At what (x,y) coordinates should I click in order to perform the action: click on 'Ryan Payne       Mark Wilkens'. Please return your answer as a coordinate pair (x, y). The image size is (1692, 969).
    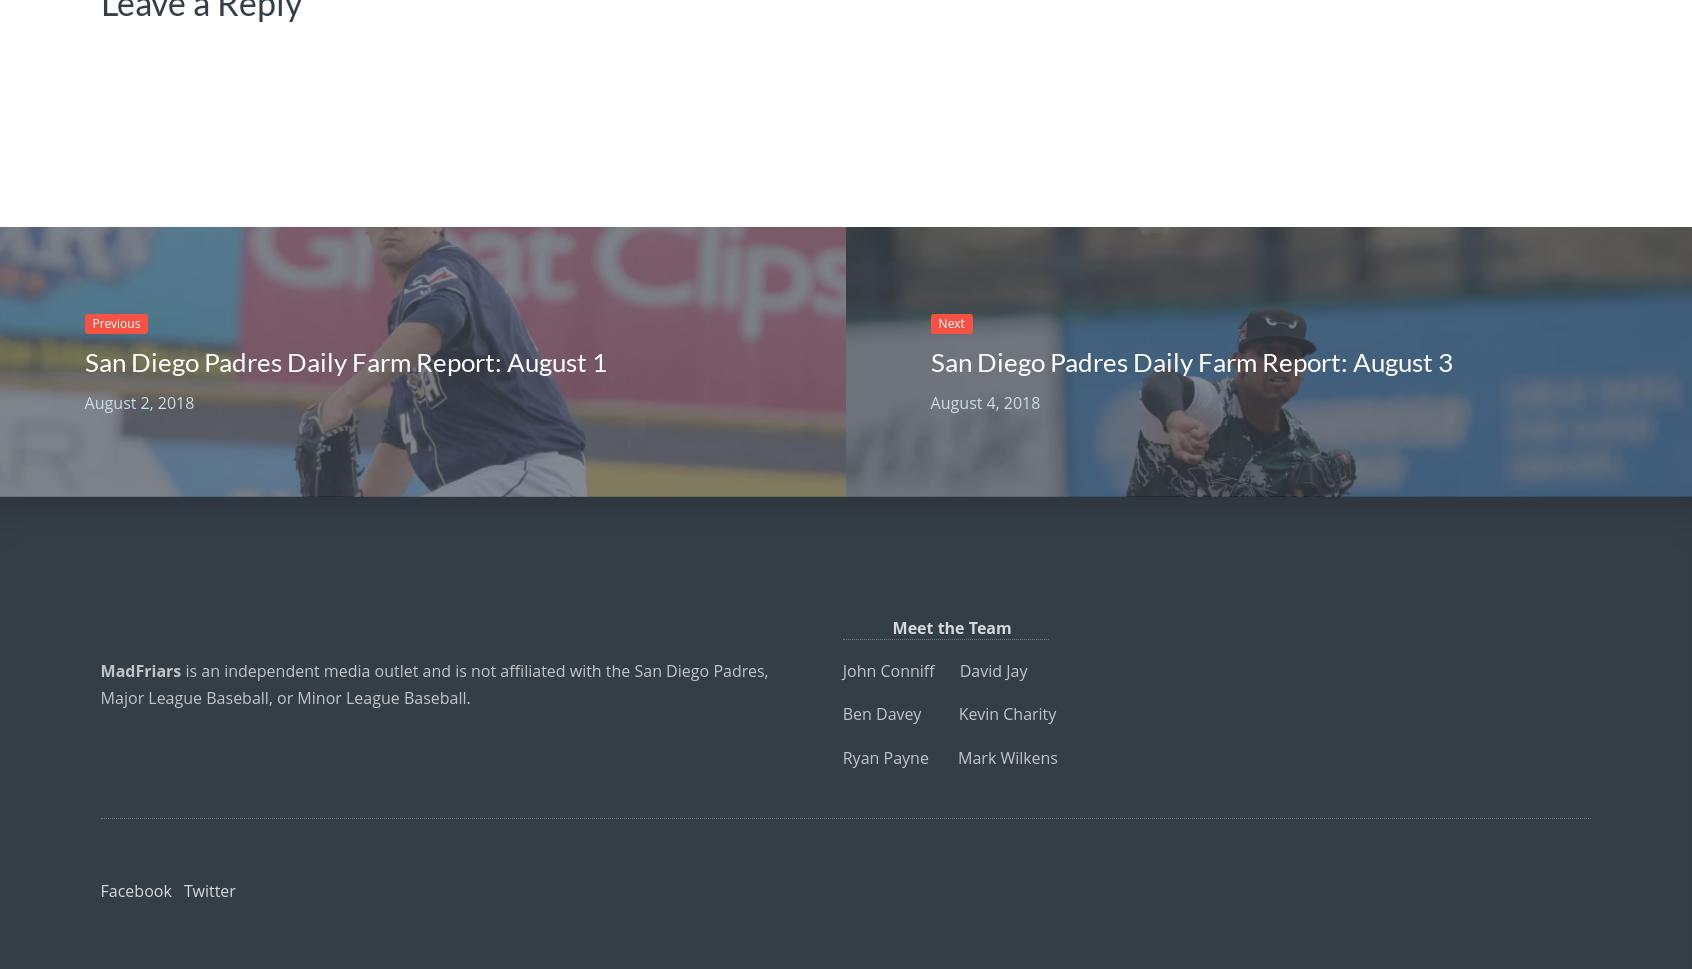
    Looking at the image, I should click on (949, 755).